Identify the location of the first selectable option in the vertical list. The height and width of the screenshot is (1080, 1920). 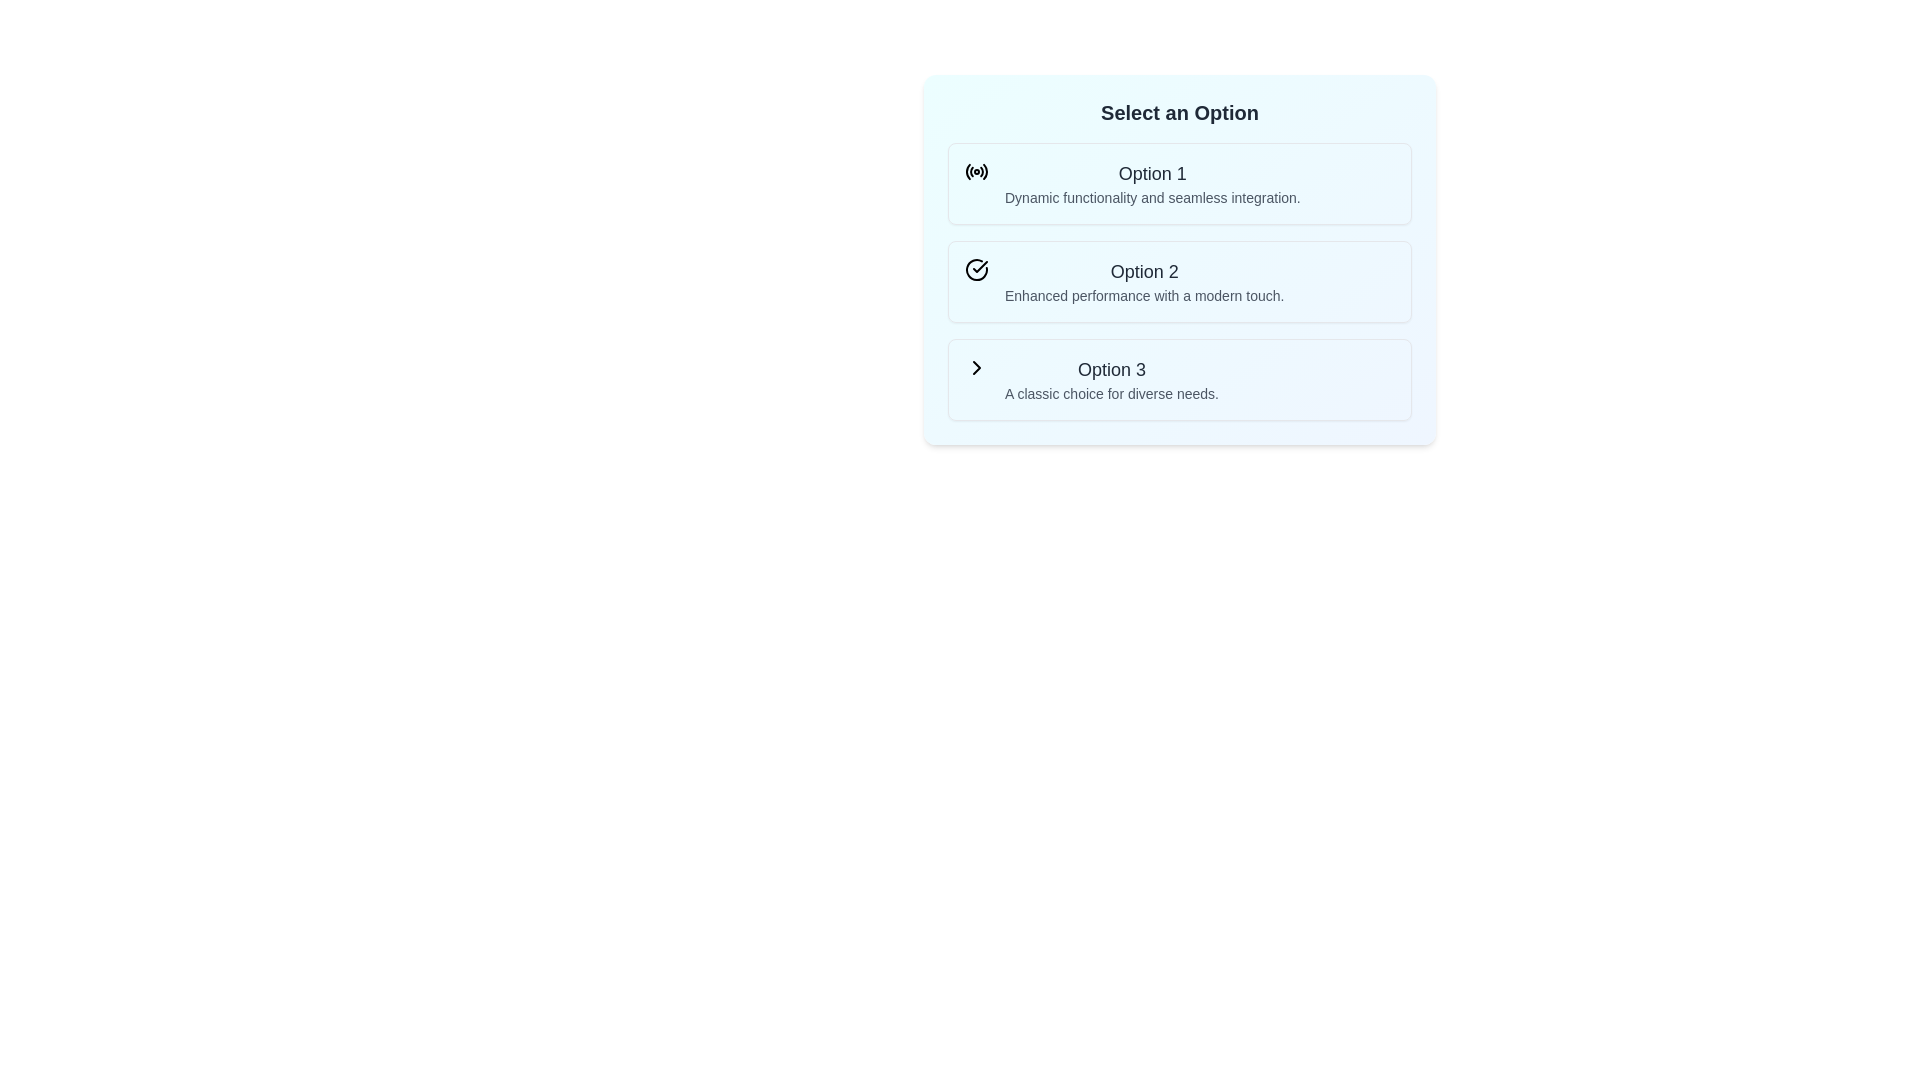
(1180, 184).